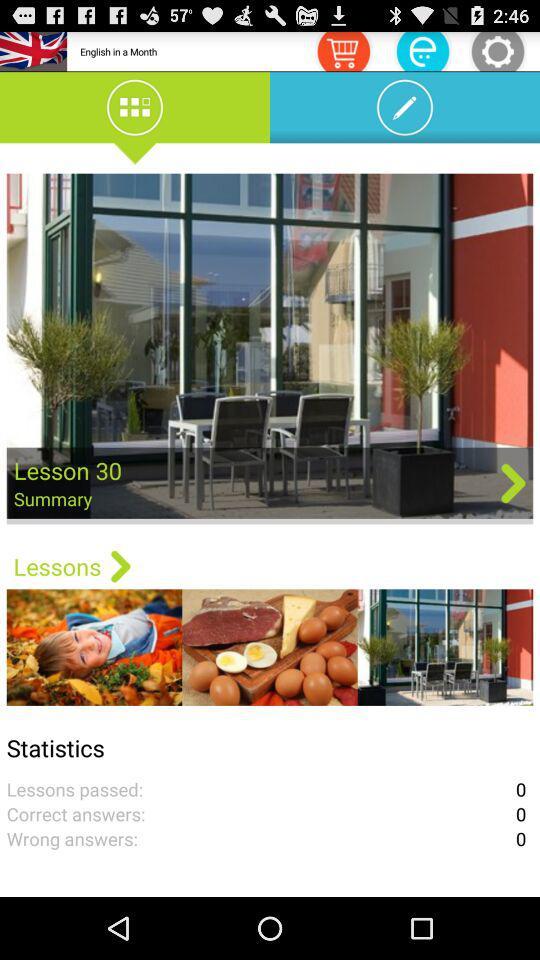 The width and height of the screenshot is (540, 960). What do you see at coordinates (496, 50) in the screenshot?
I see `open settings` at bounding box center [496, 50].